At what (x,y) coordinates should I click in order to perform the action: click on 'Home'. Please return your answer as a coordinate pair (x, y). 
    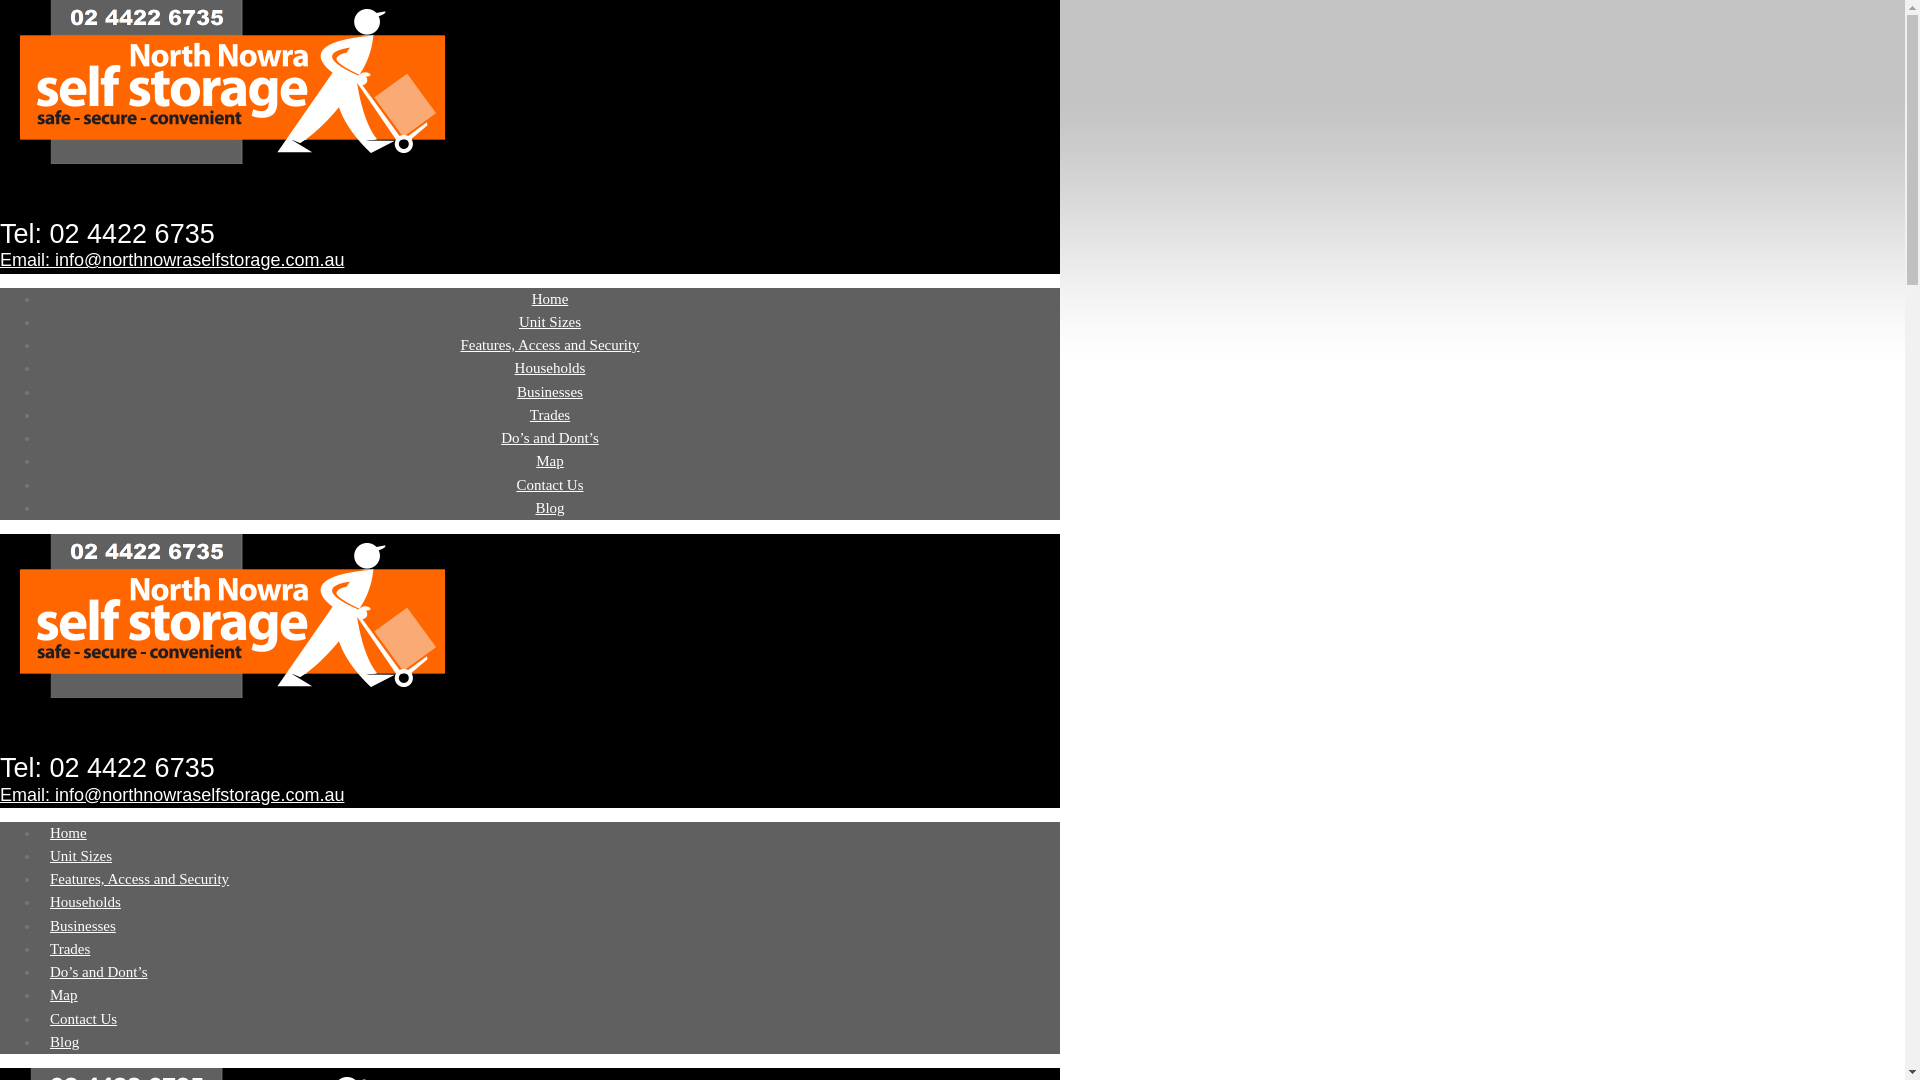
    Looking at the image, I should click on (550, 299).